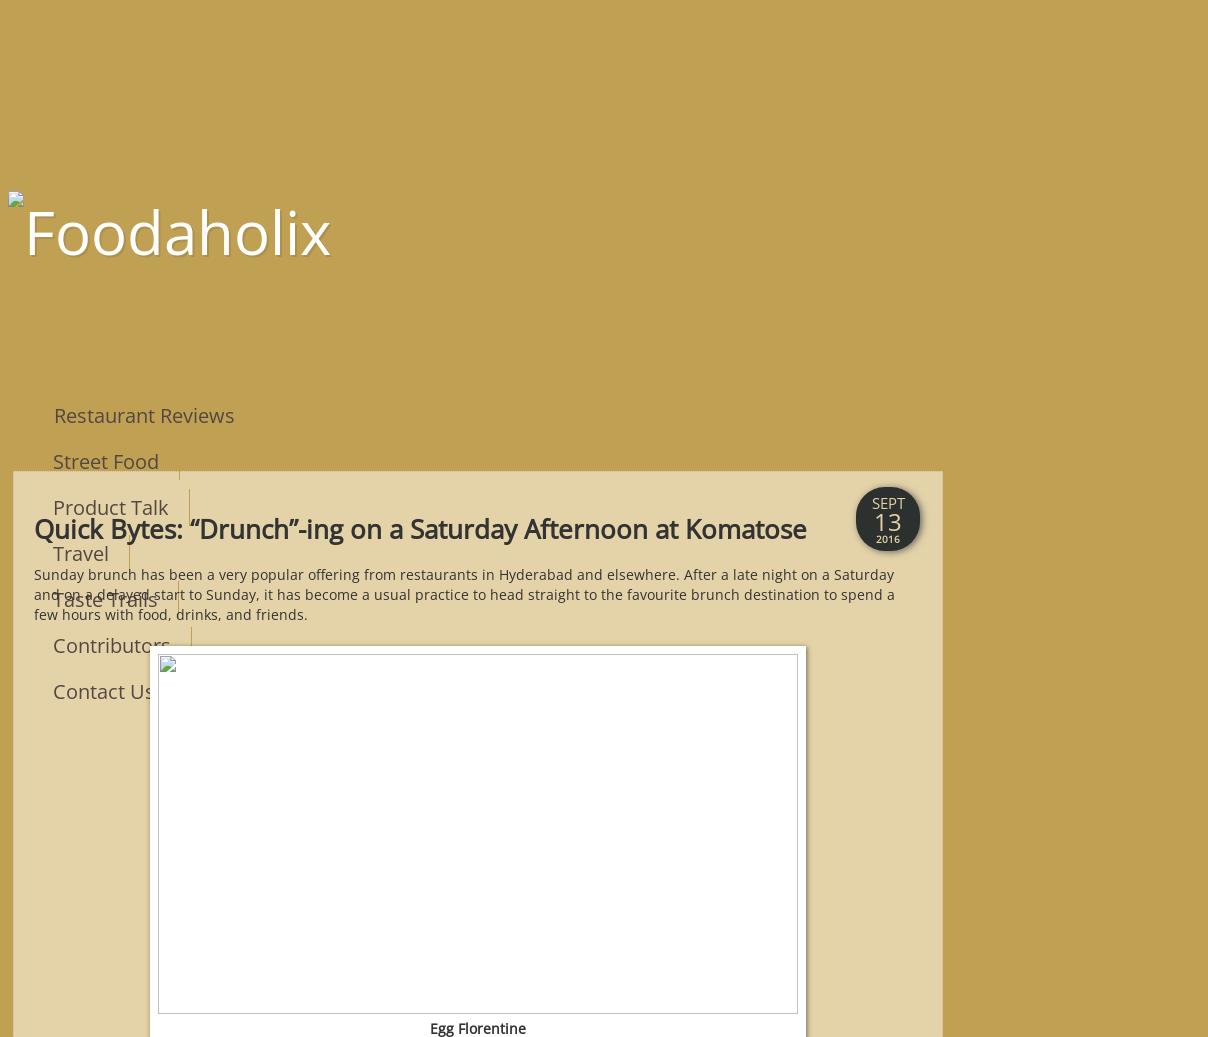 The width and height of the screenshot is (1208, 1037). What do you see at coordinates (464, 594) in the screenshot?
I see `'Sunday brunch has been a very popular offering from restaurants in Hyderabad and elsewhere. After a late night on a Saturday and on a delayed start to Sunday, it has become a usual practice to head straight to the favourite brunch destination to spend a few hours with food, drinks, and friends.'` at bounding box center [464, 594].